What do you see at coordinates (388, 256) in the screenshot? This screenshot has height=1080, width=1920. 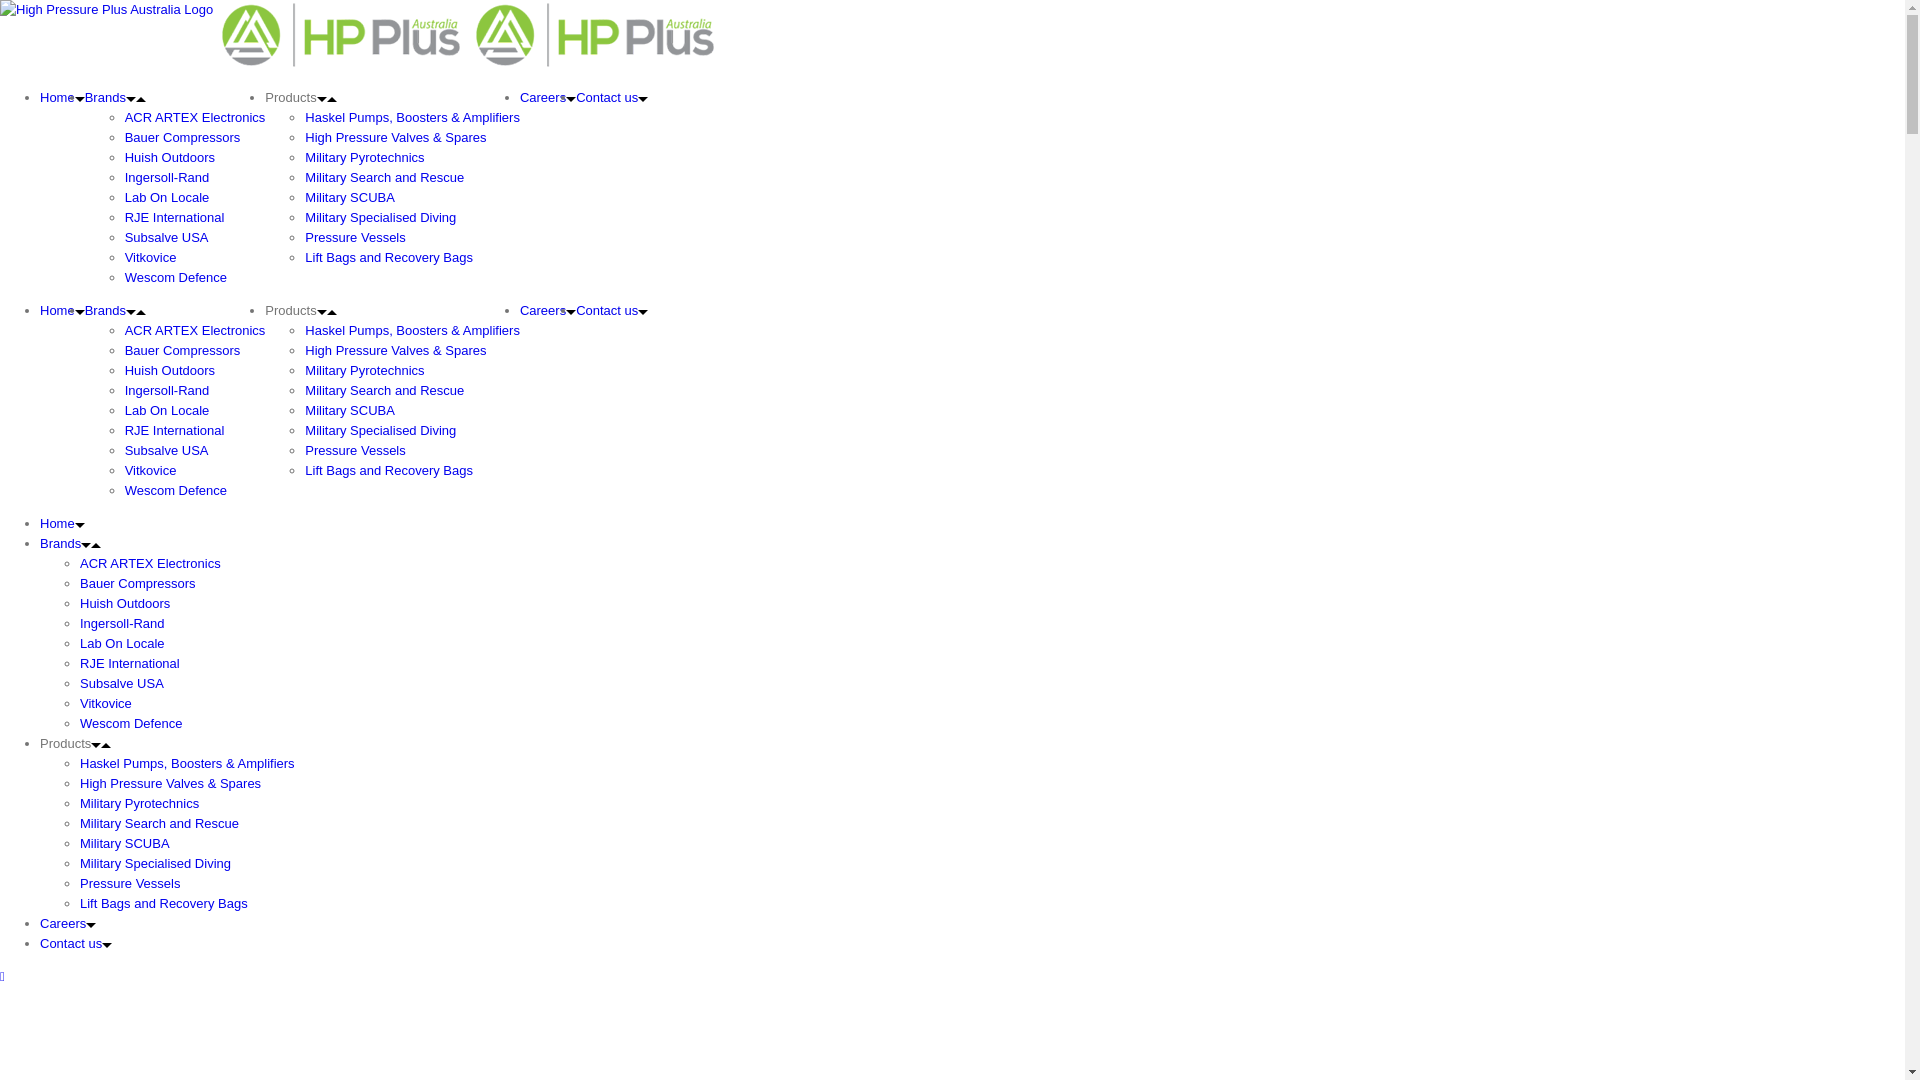 I see `'Lift Bags and Recovery Bags'` at bounding box center [388, 256].